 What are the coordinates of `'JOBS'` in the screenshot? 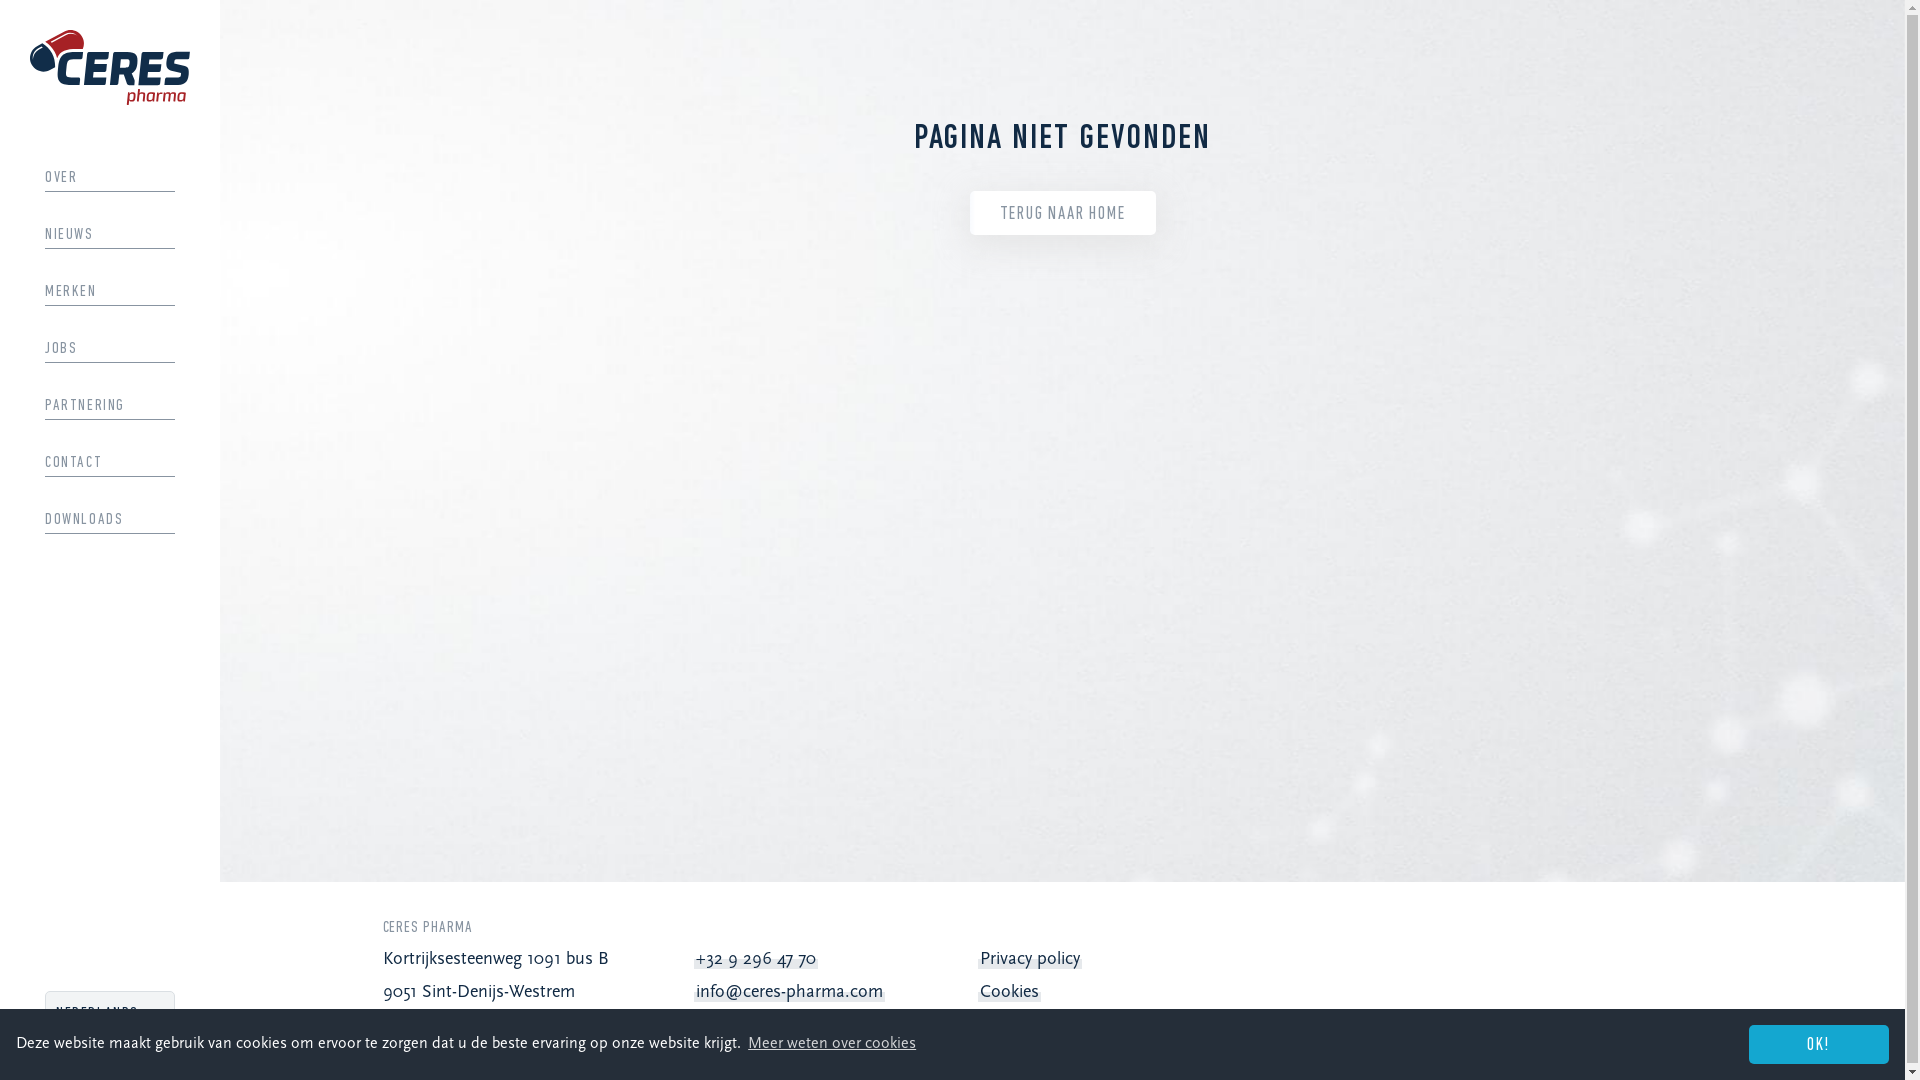 It's located at (109, 347).